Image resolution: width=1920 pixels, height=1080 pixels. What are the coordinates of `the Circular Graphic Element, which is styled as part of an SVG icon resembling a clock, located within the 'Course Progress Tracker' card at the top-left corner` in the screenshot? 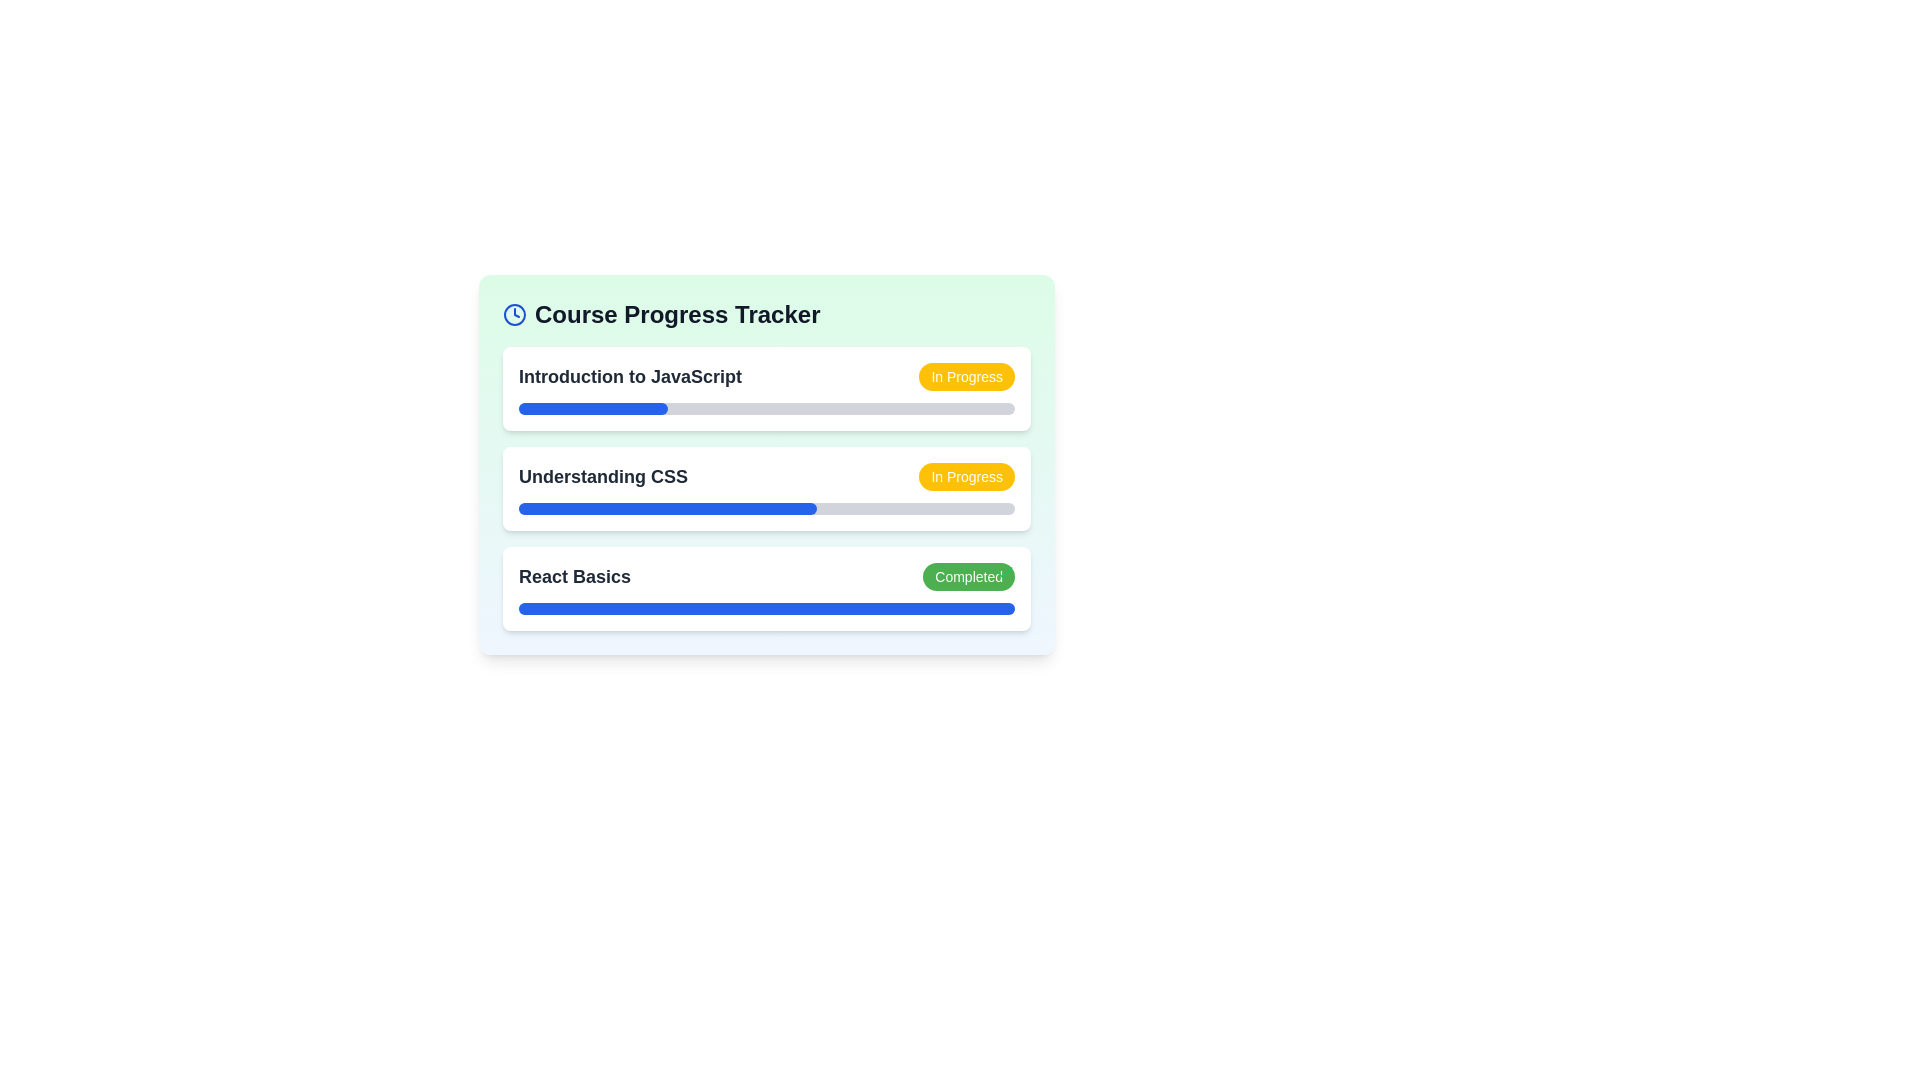 It's located at (514, 315).